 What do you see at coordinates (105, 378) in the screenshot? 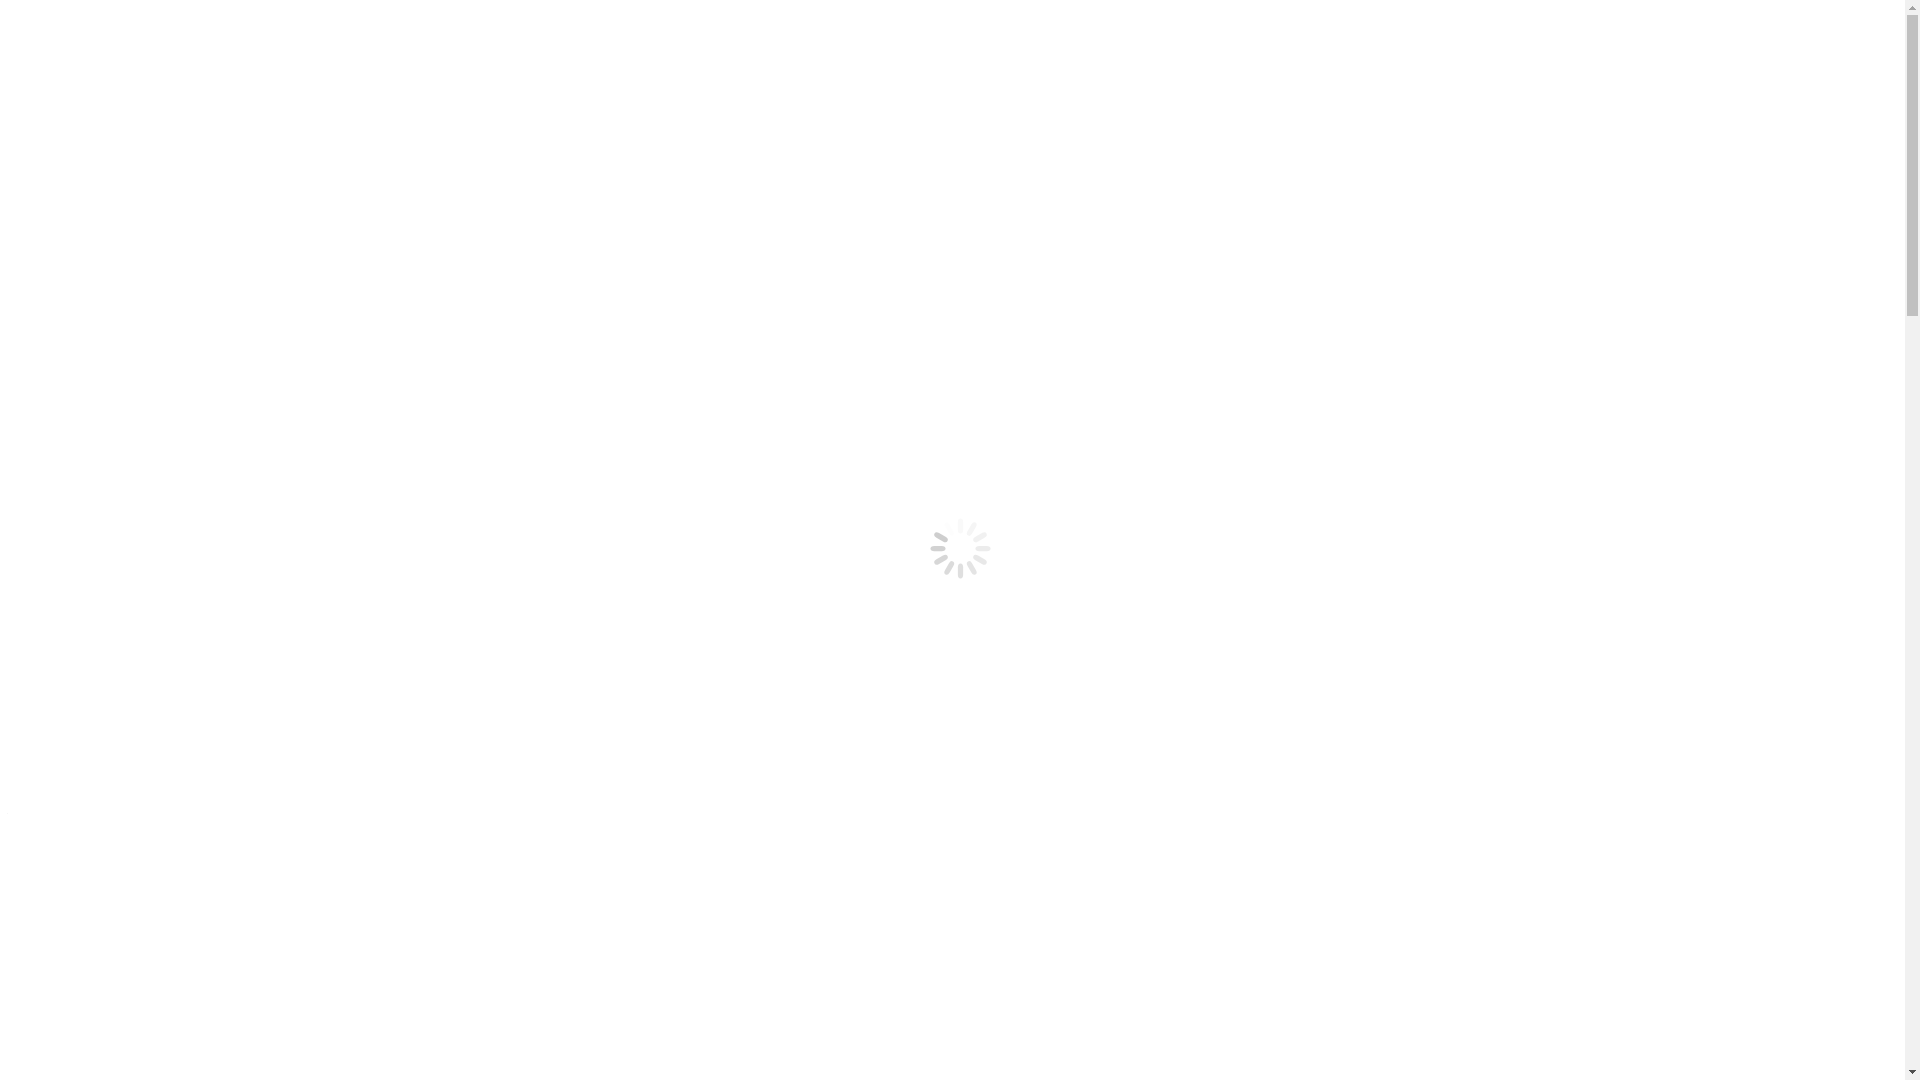
I see `'285 Bound Forum'` at bounding box center [105, 378].